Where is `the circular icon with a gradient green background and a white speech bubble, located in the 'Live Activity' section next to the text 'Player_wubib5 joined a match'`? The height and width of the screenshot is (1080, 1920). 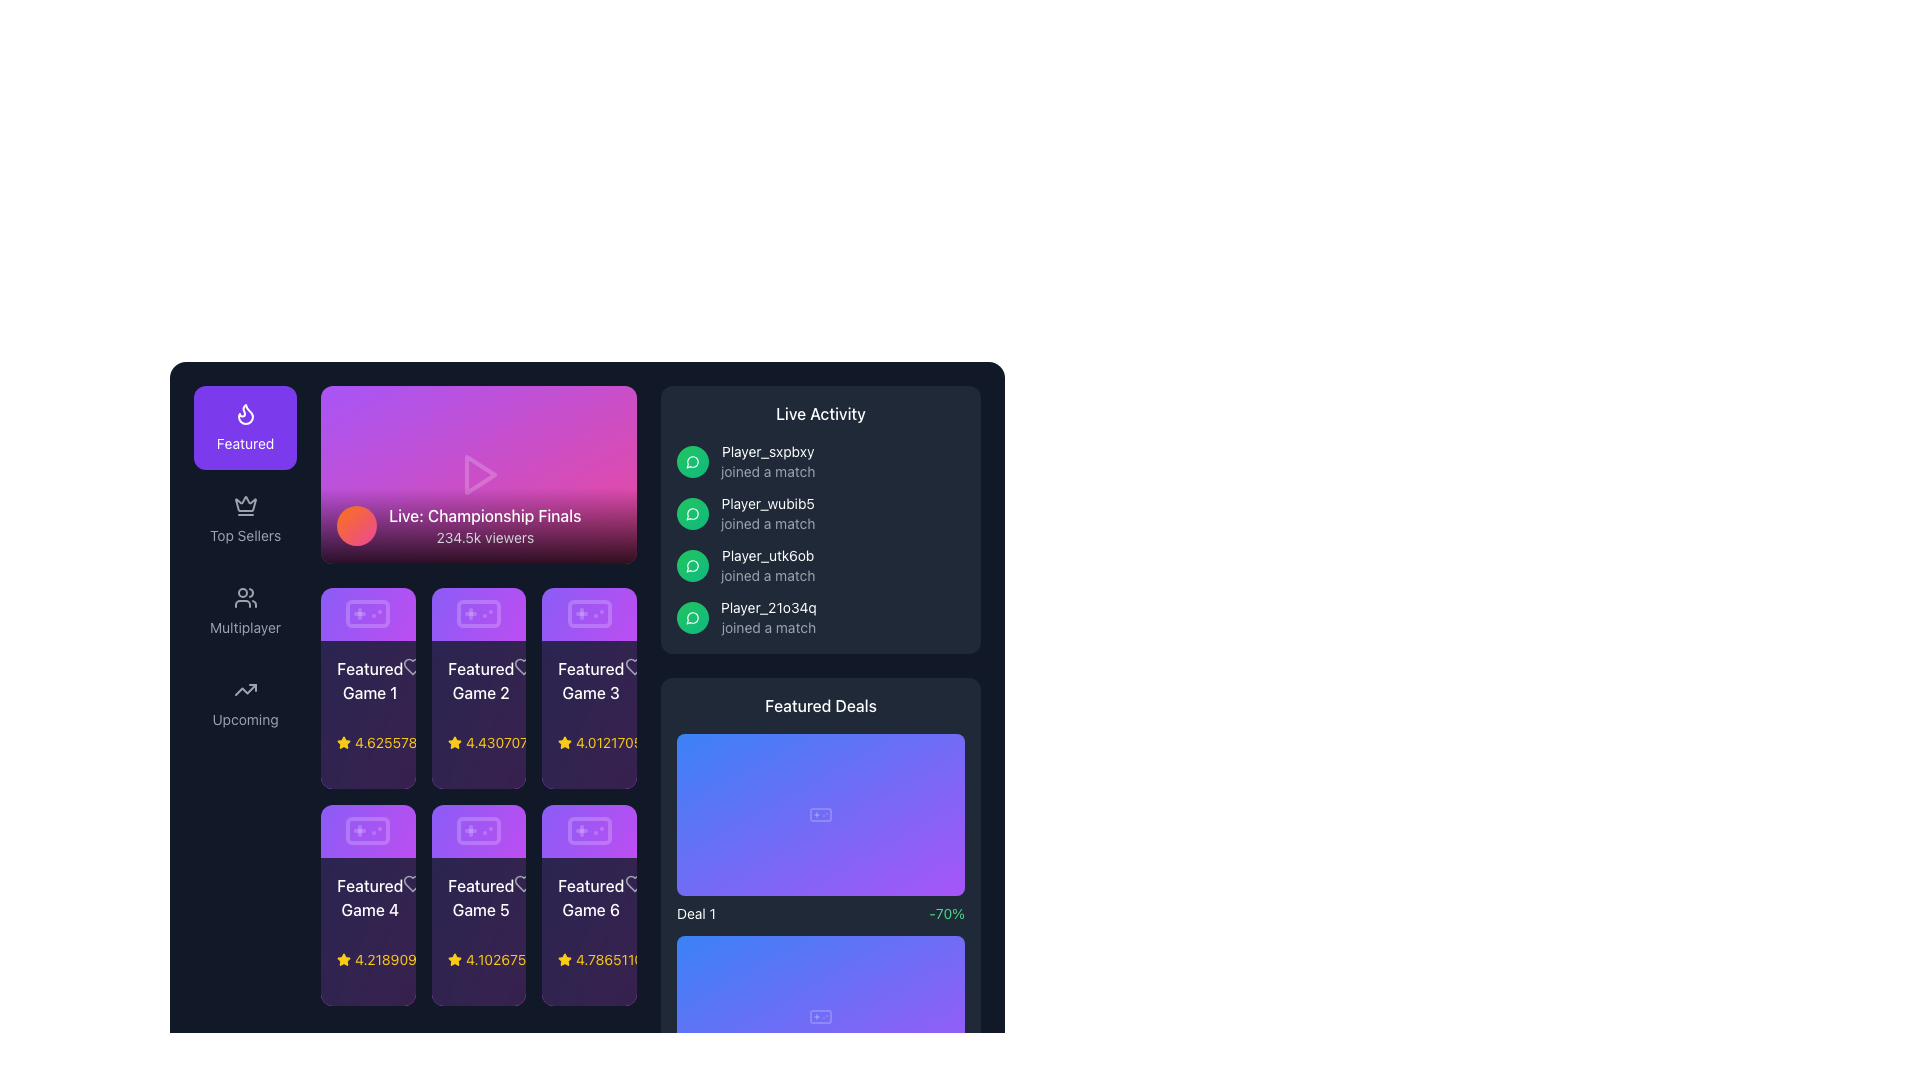 the circular icon with a gradient green background and a white speech bubble, located in the 'Live Activity' section next to the text 'Player_wubib5 joined a match' is located at coordinates (692, 512).